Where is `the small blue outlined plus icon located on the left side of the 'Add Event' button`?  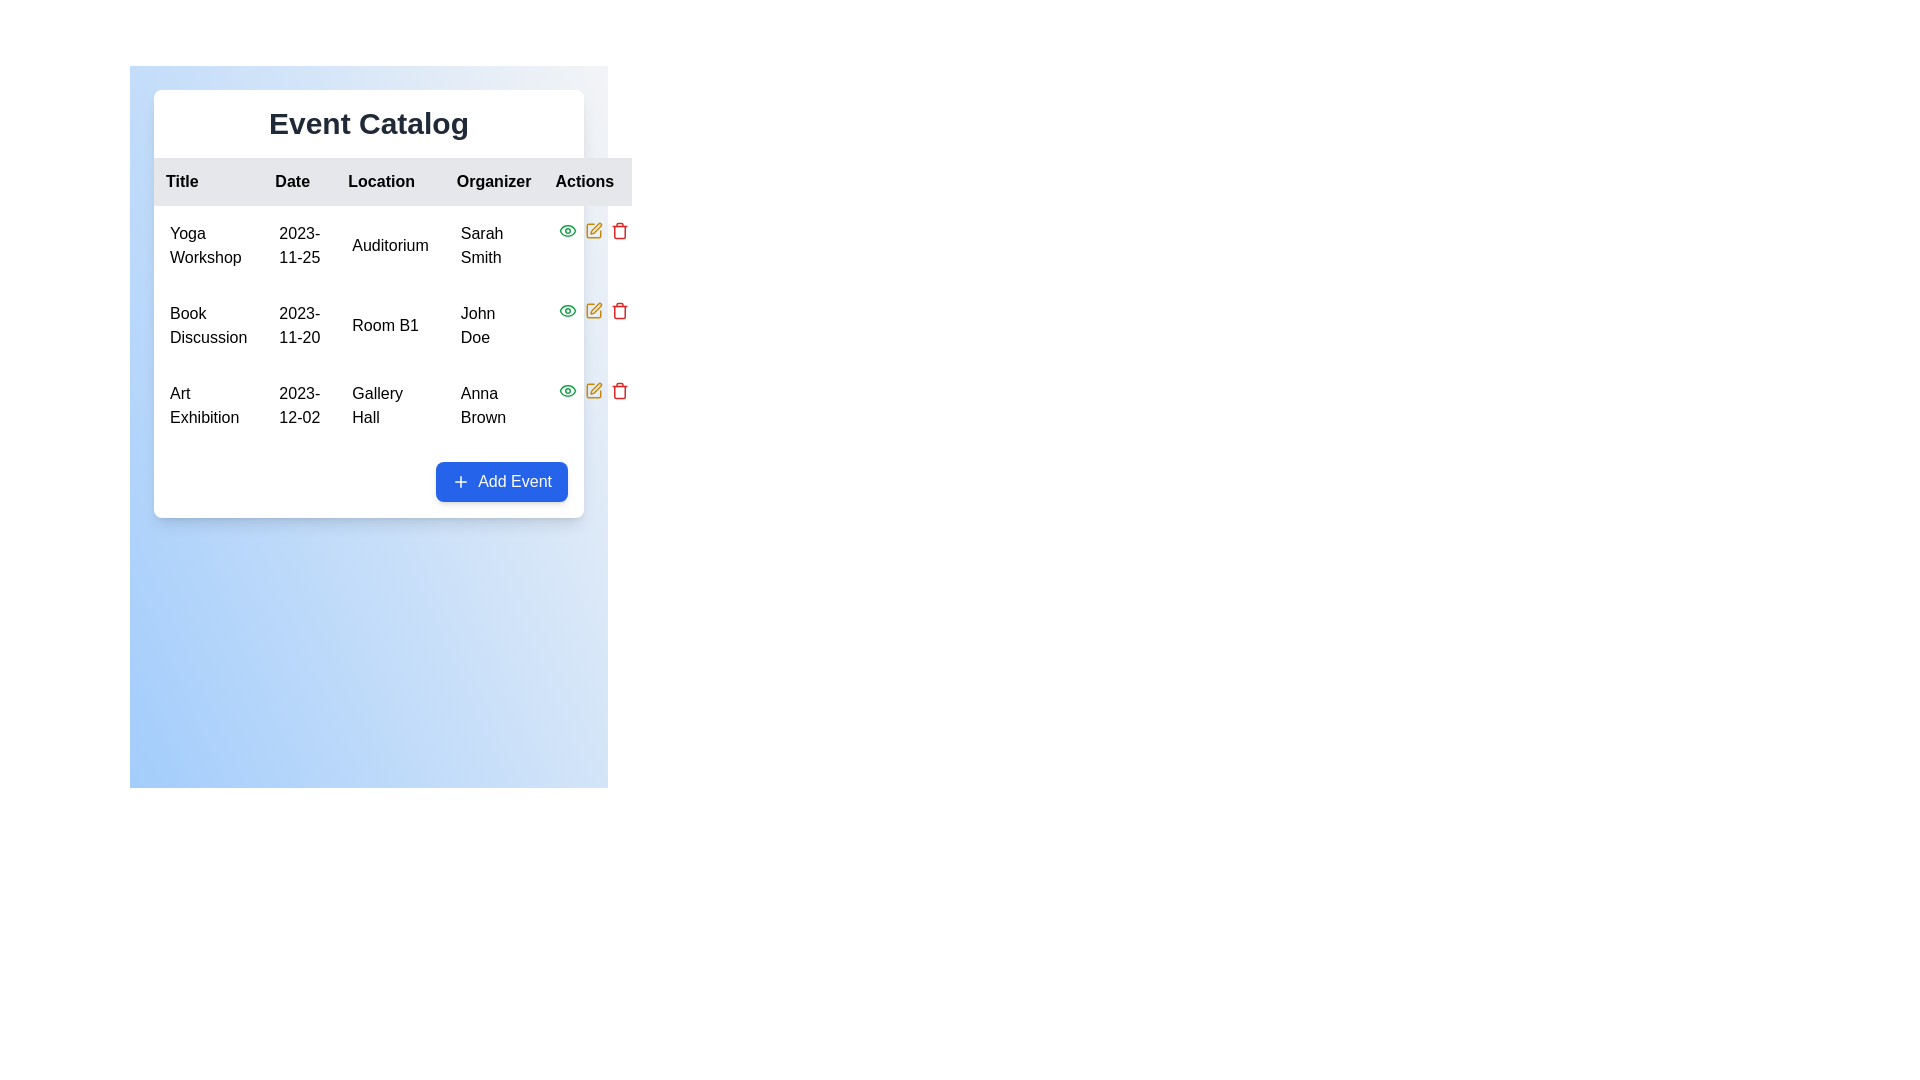
the small blue outlined plus icon located on the left side of the 'Add Event' button is located at coordinates (460, 482).